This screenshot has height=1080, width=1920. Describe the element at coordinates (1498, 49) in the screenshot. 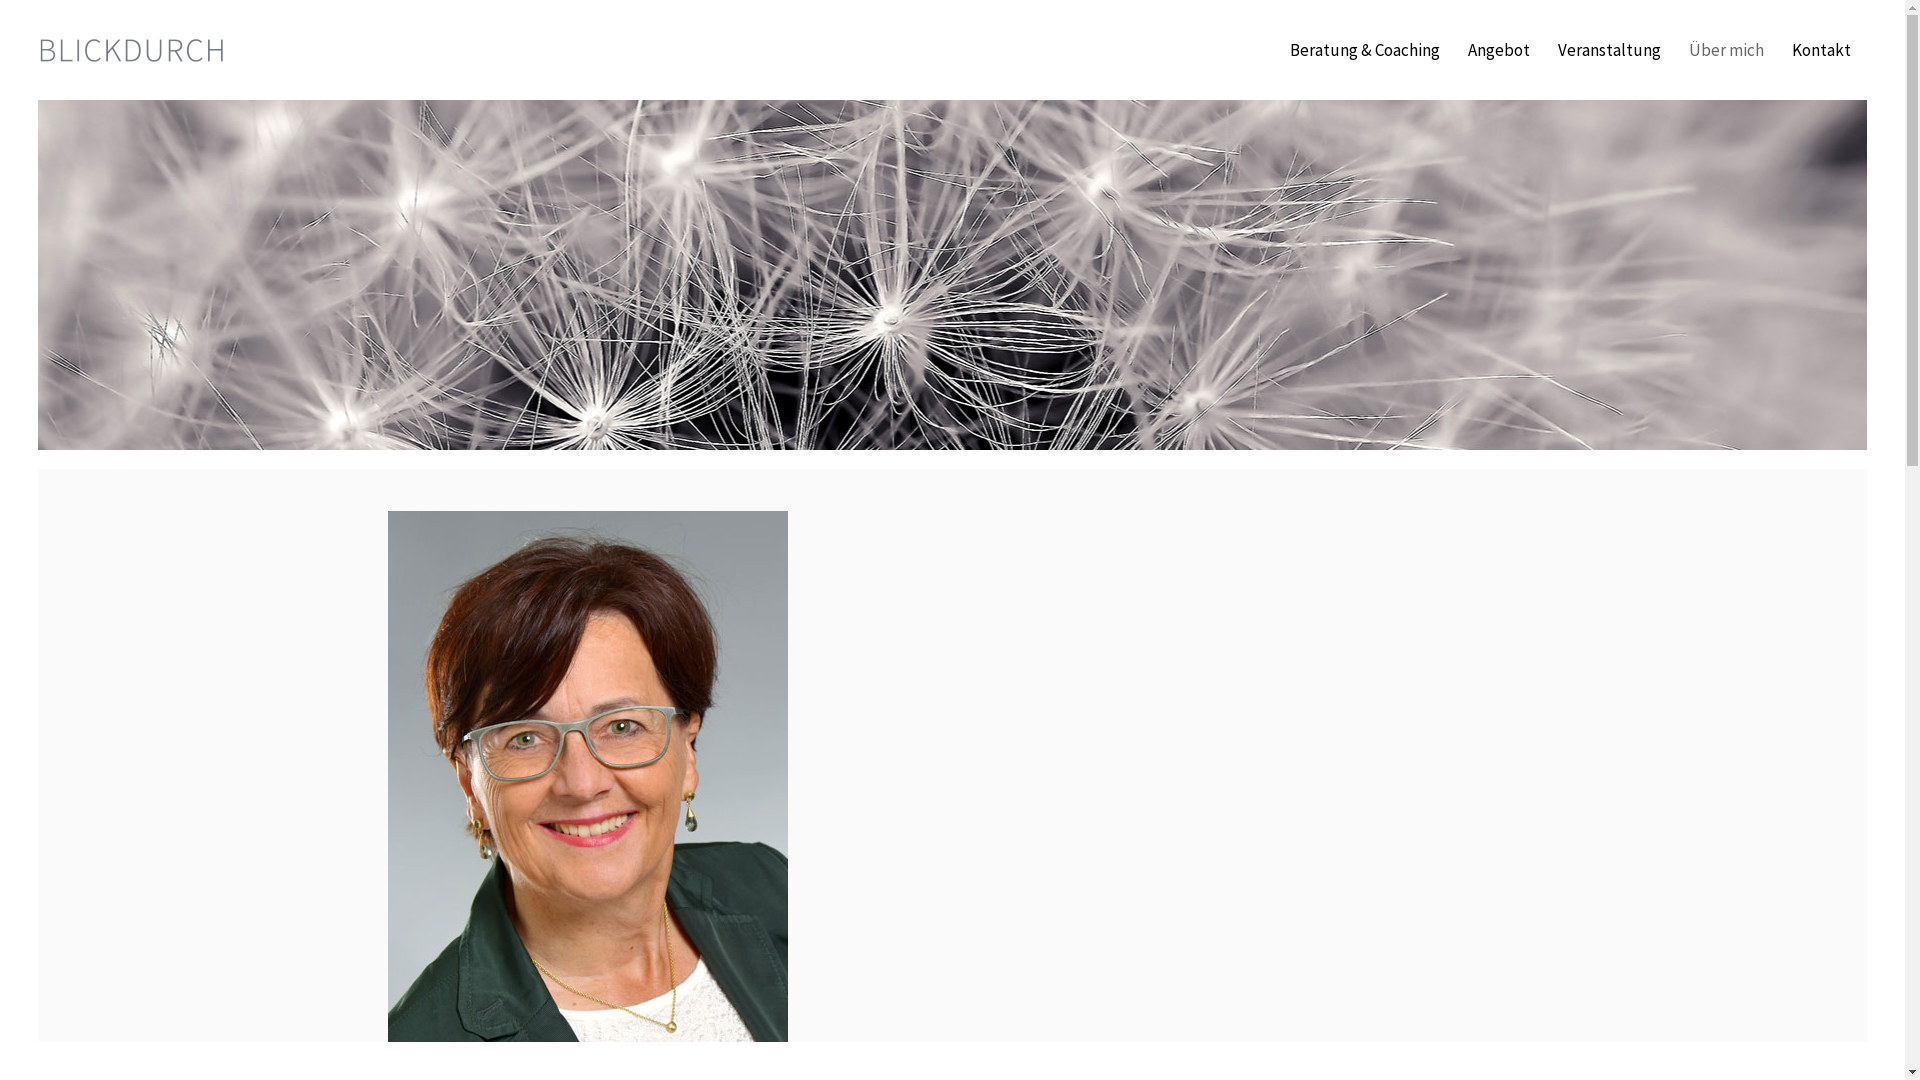

I see `'Angebot'` at that location.